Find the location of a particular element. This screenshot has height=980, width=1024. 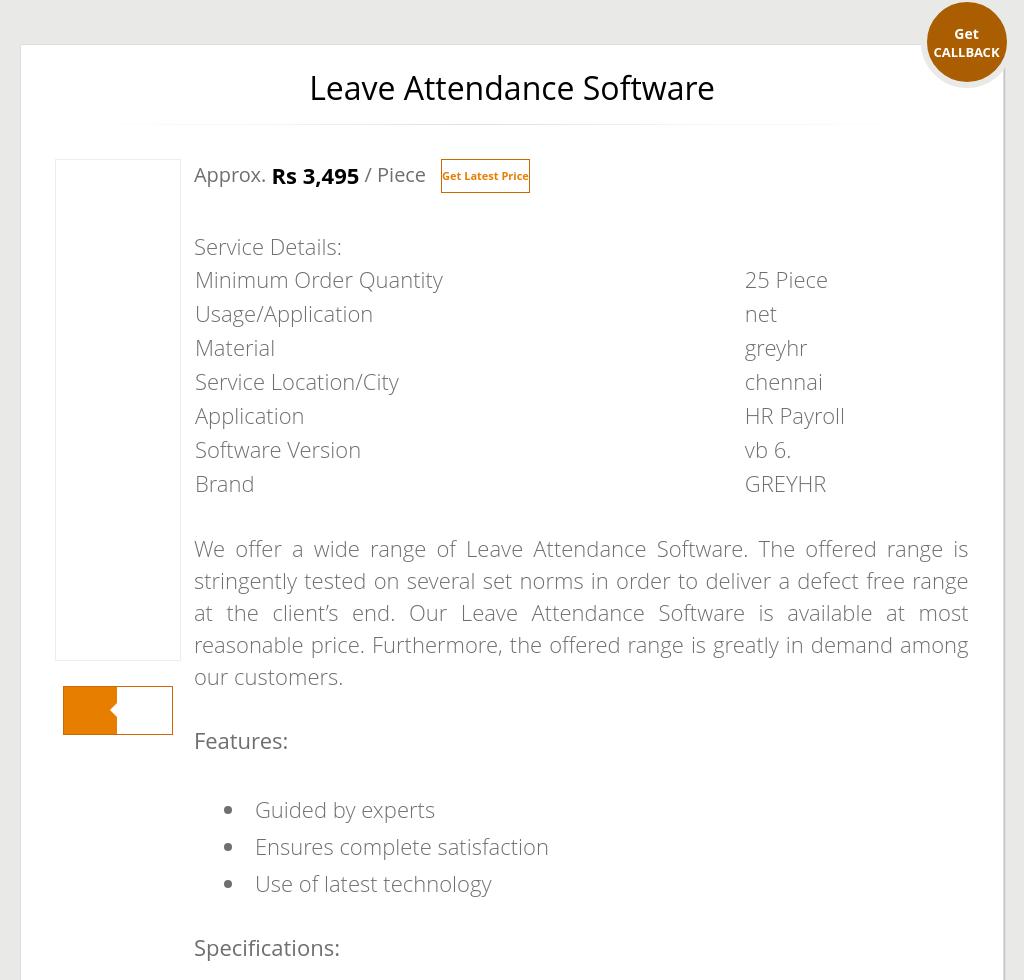

'Guided by experts' is located at coordinates (344, 808).